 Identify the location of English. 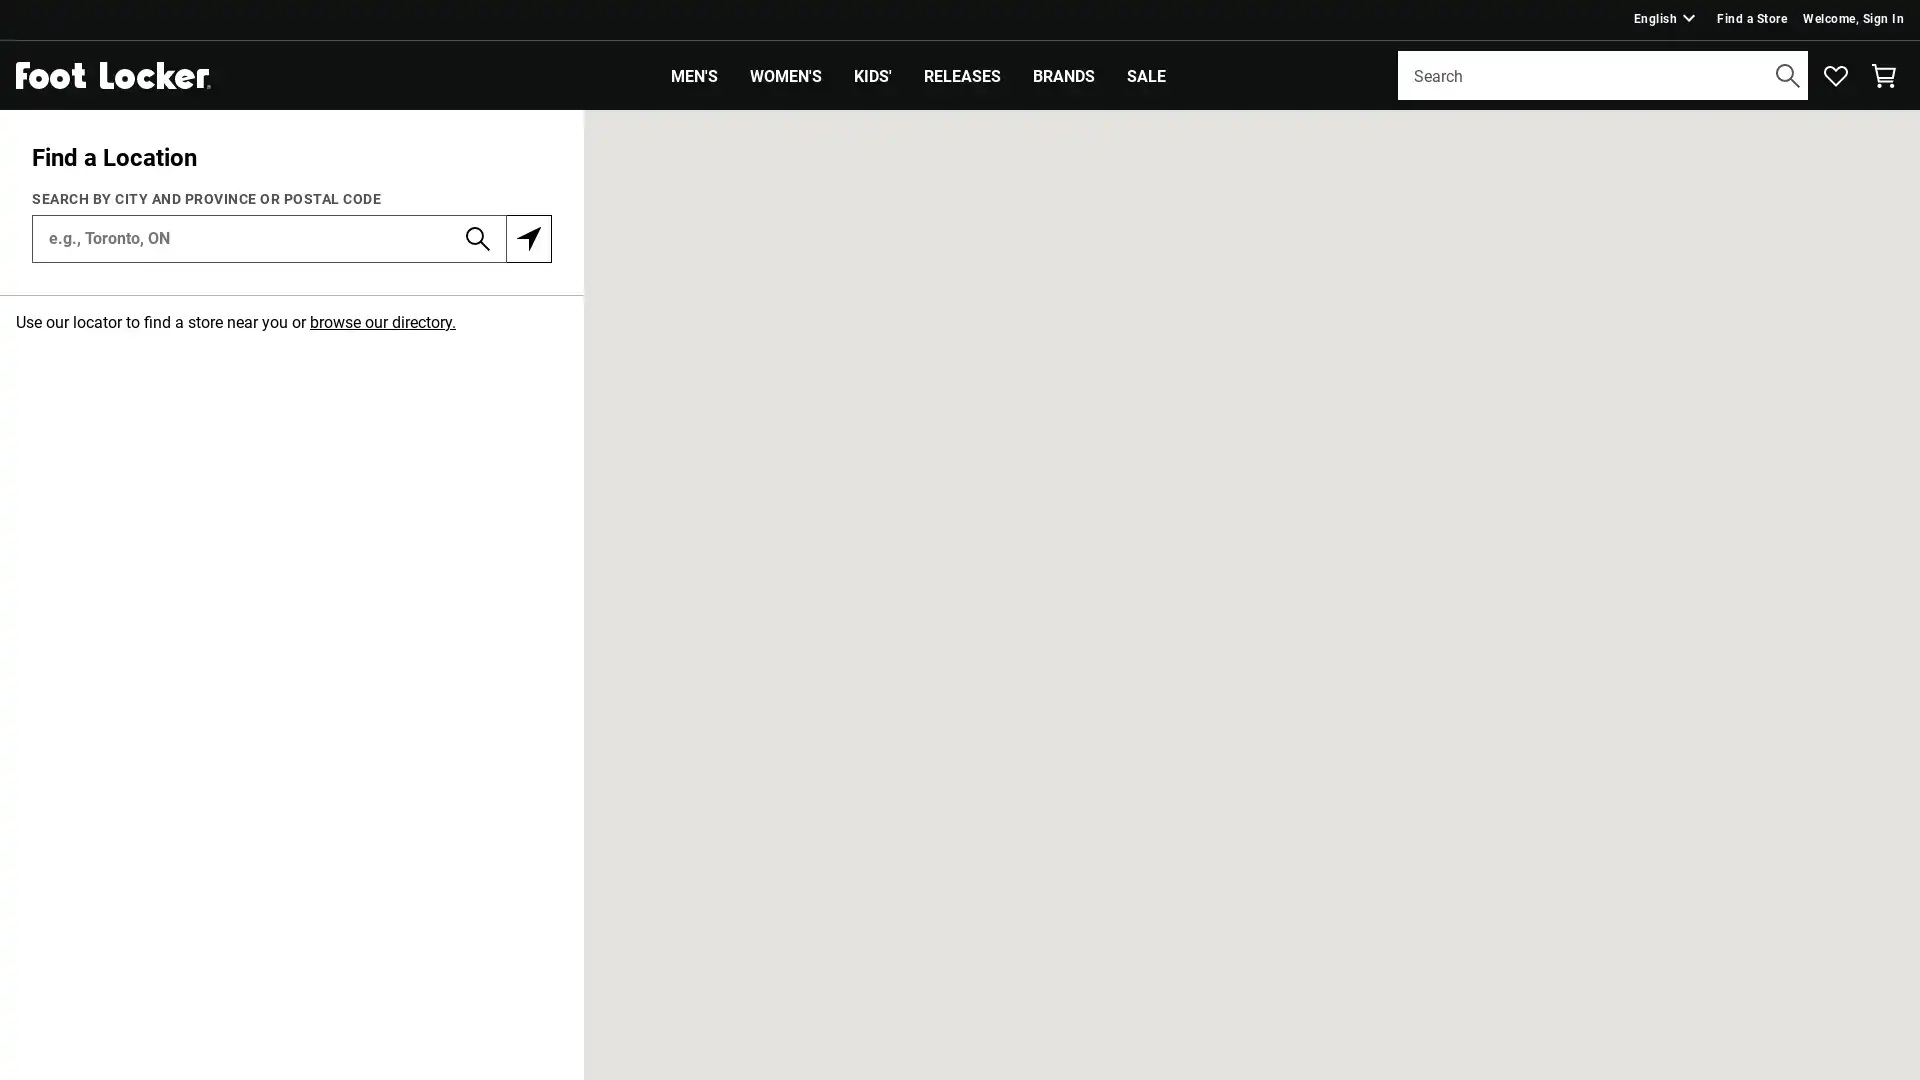
(1666, 18).